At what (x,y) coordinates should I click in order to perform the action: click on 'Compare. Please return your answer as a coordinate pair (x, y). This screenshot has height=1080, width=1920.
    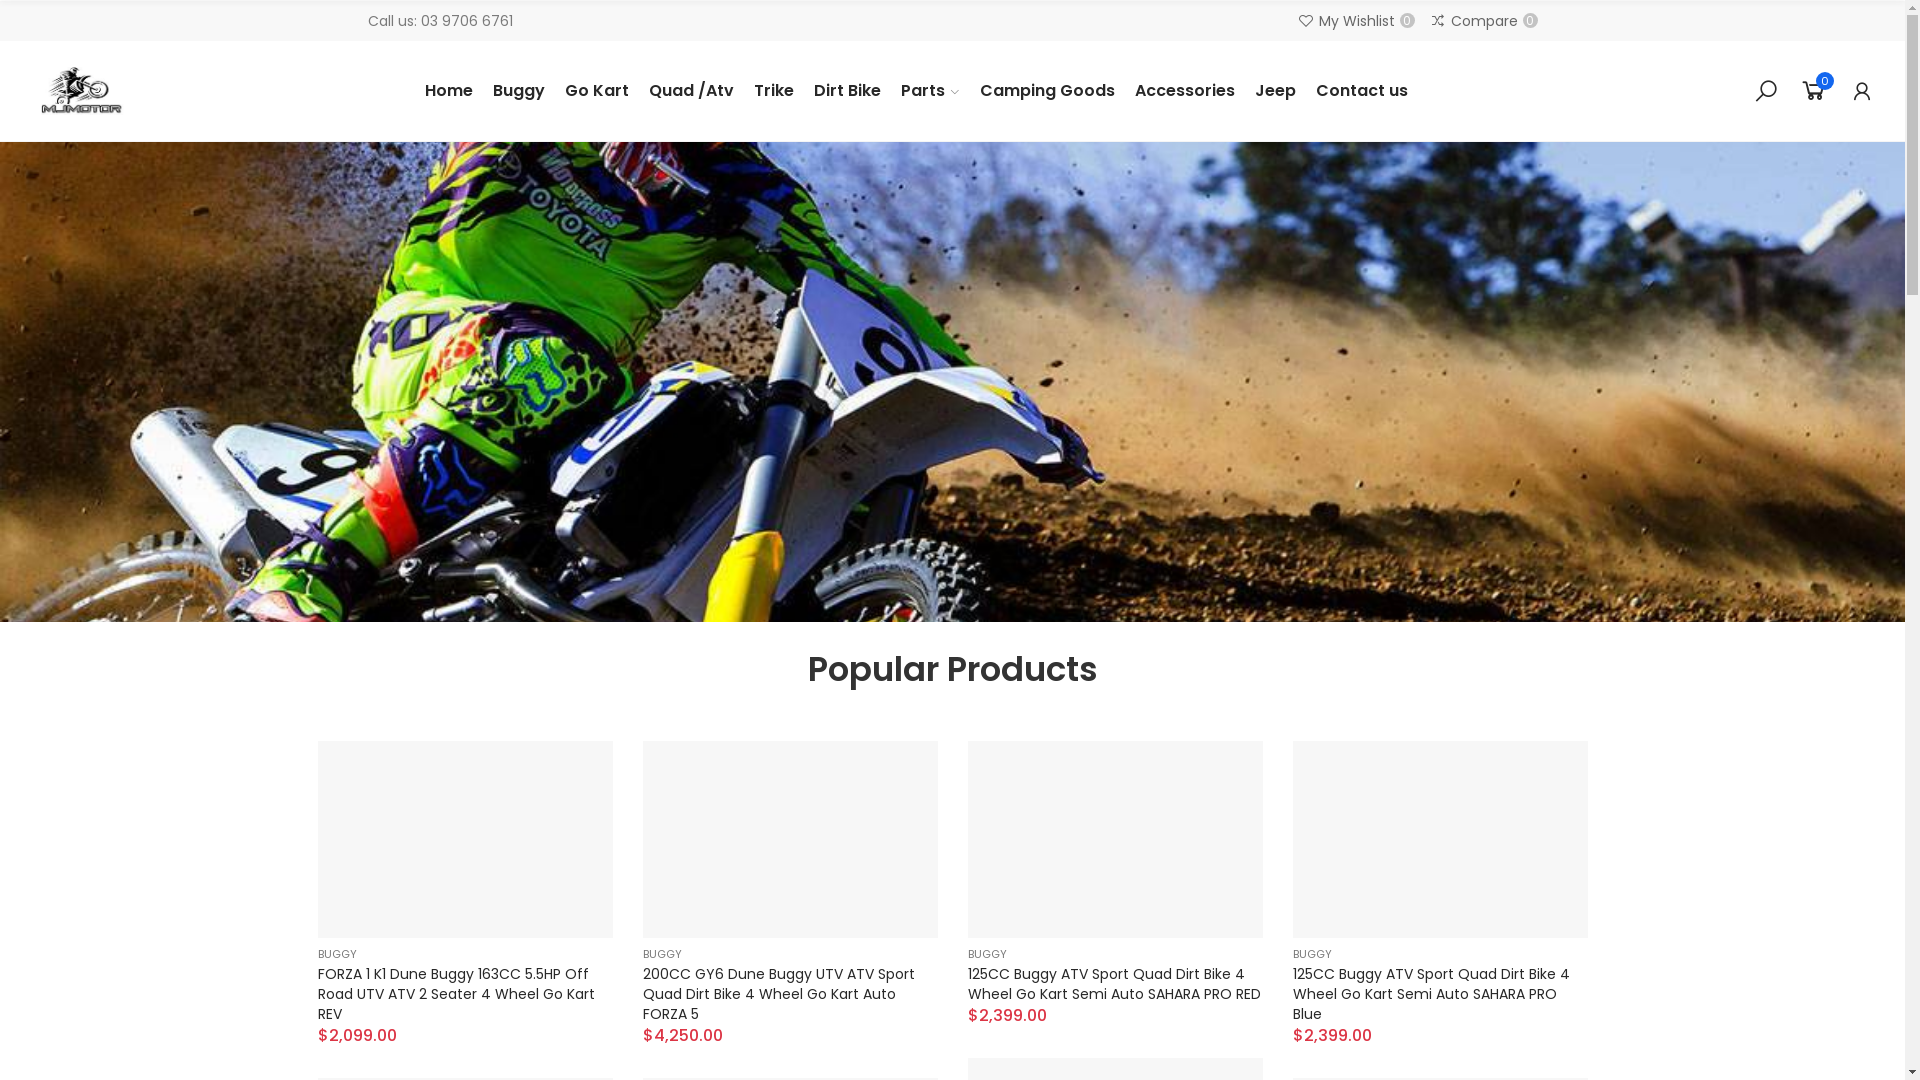
    Looking at the image, I should click on (1483, 20).